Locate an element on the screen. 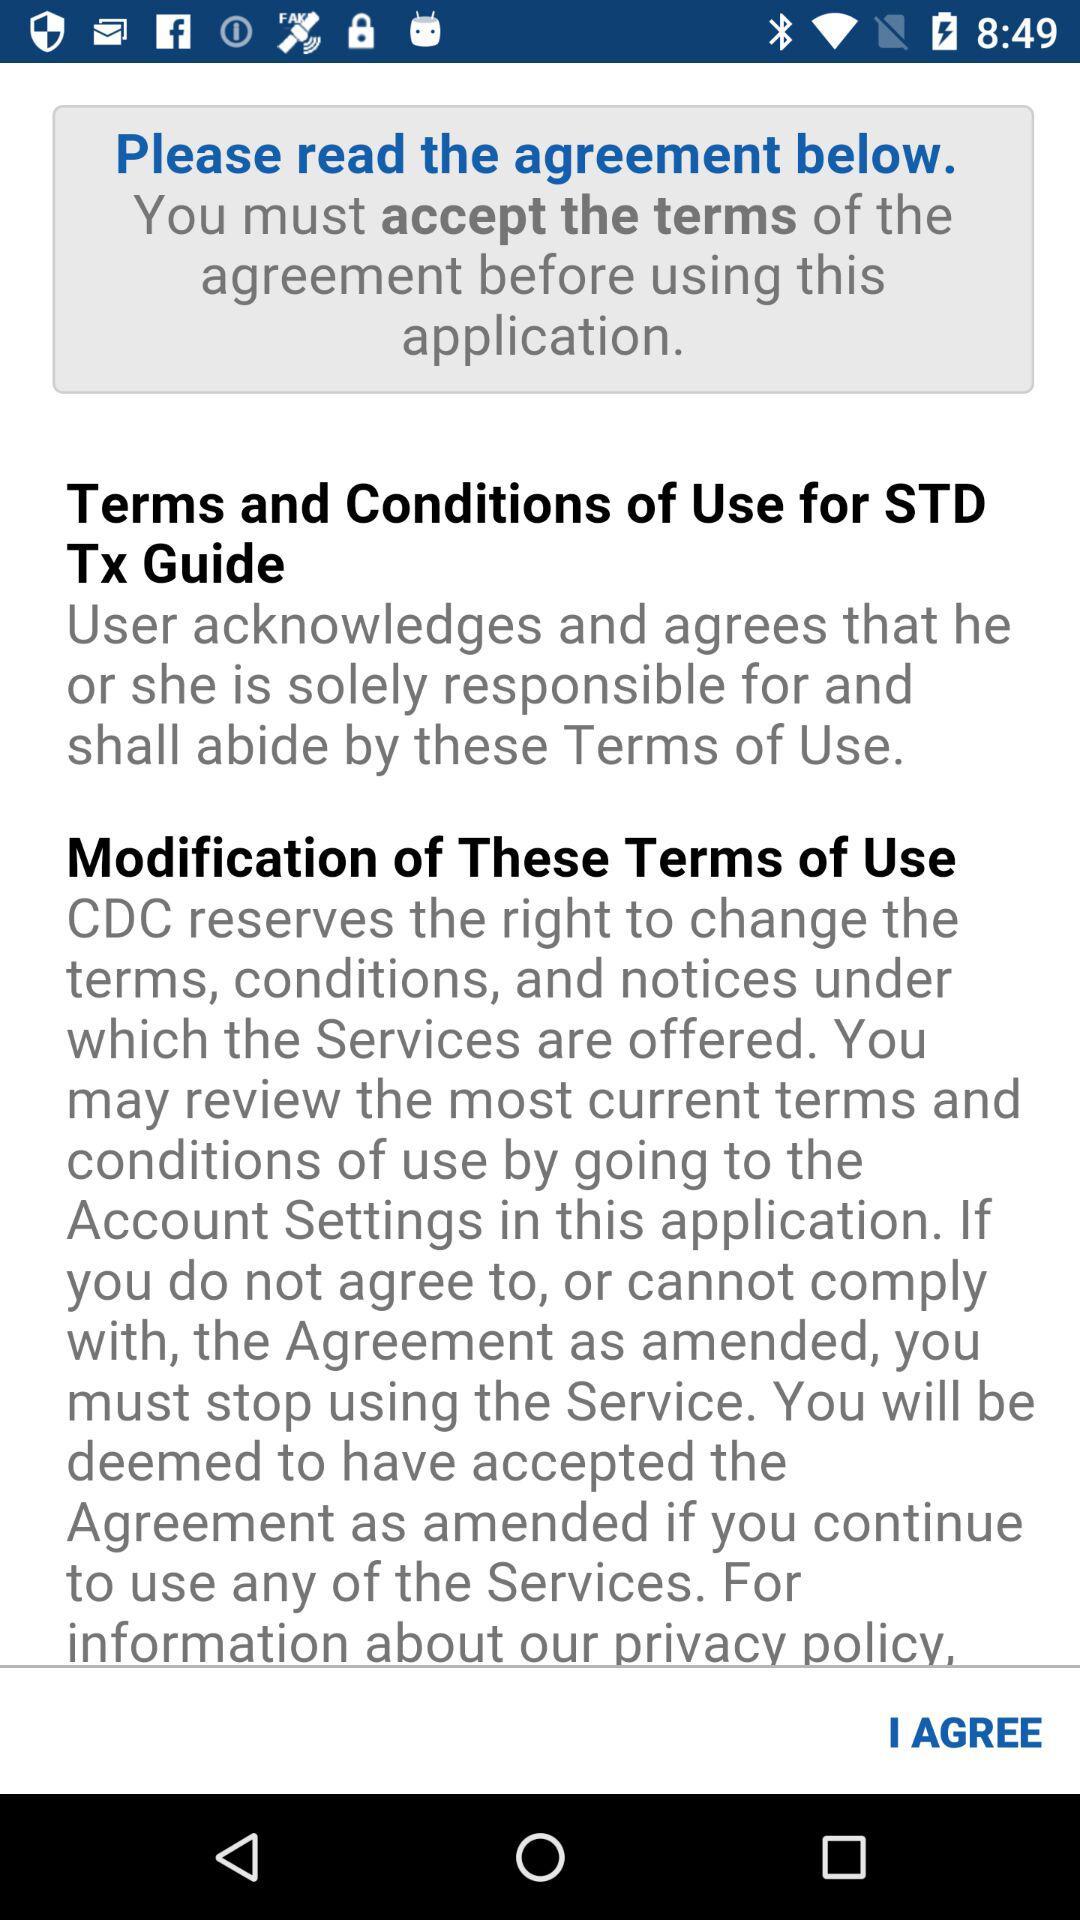  advertisement page is located at coordinates (540, 864).